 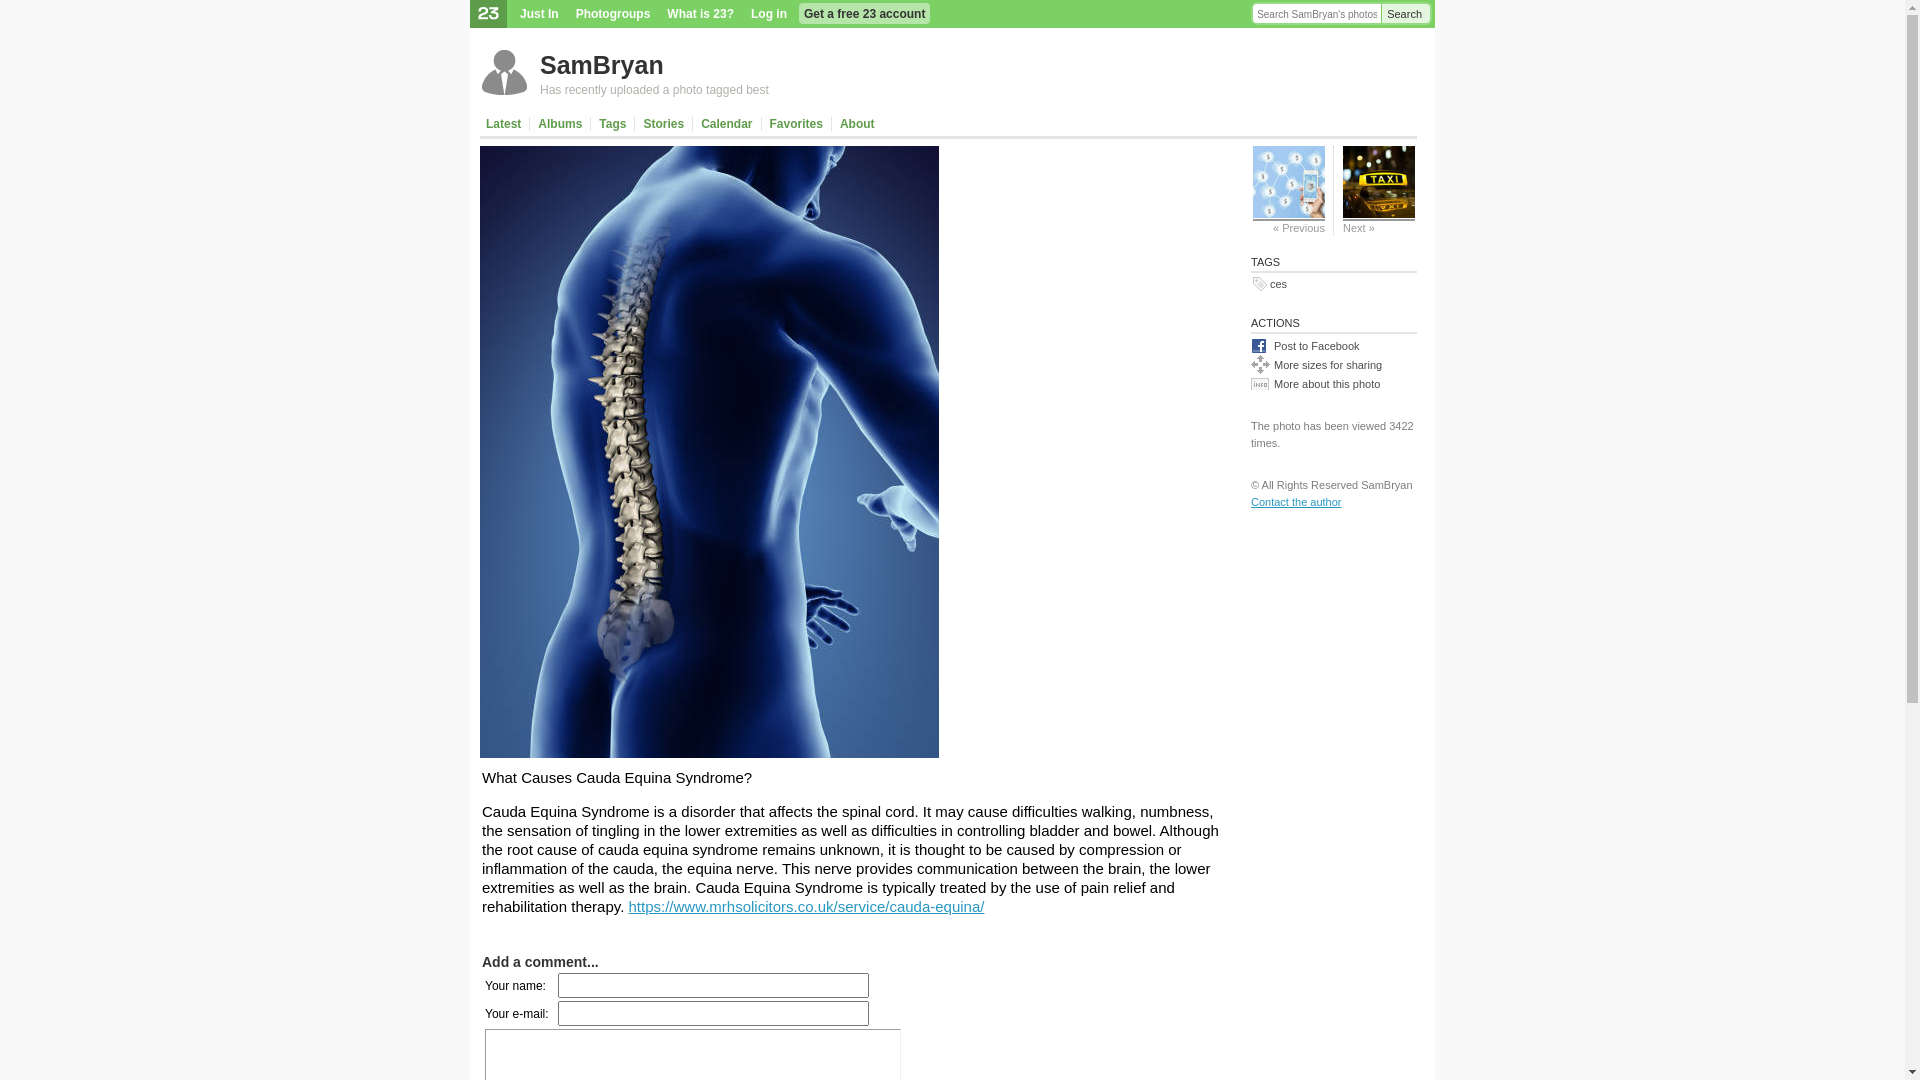 I want to click on 'Favorites', so click(x=761, y=123).